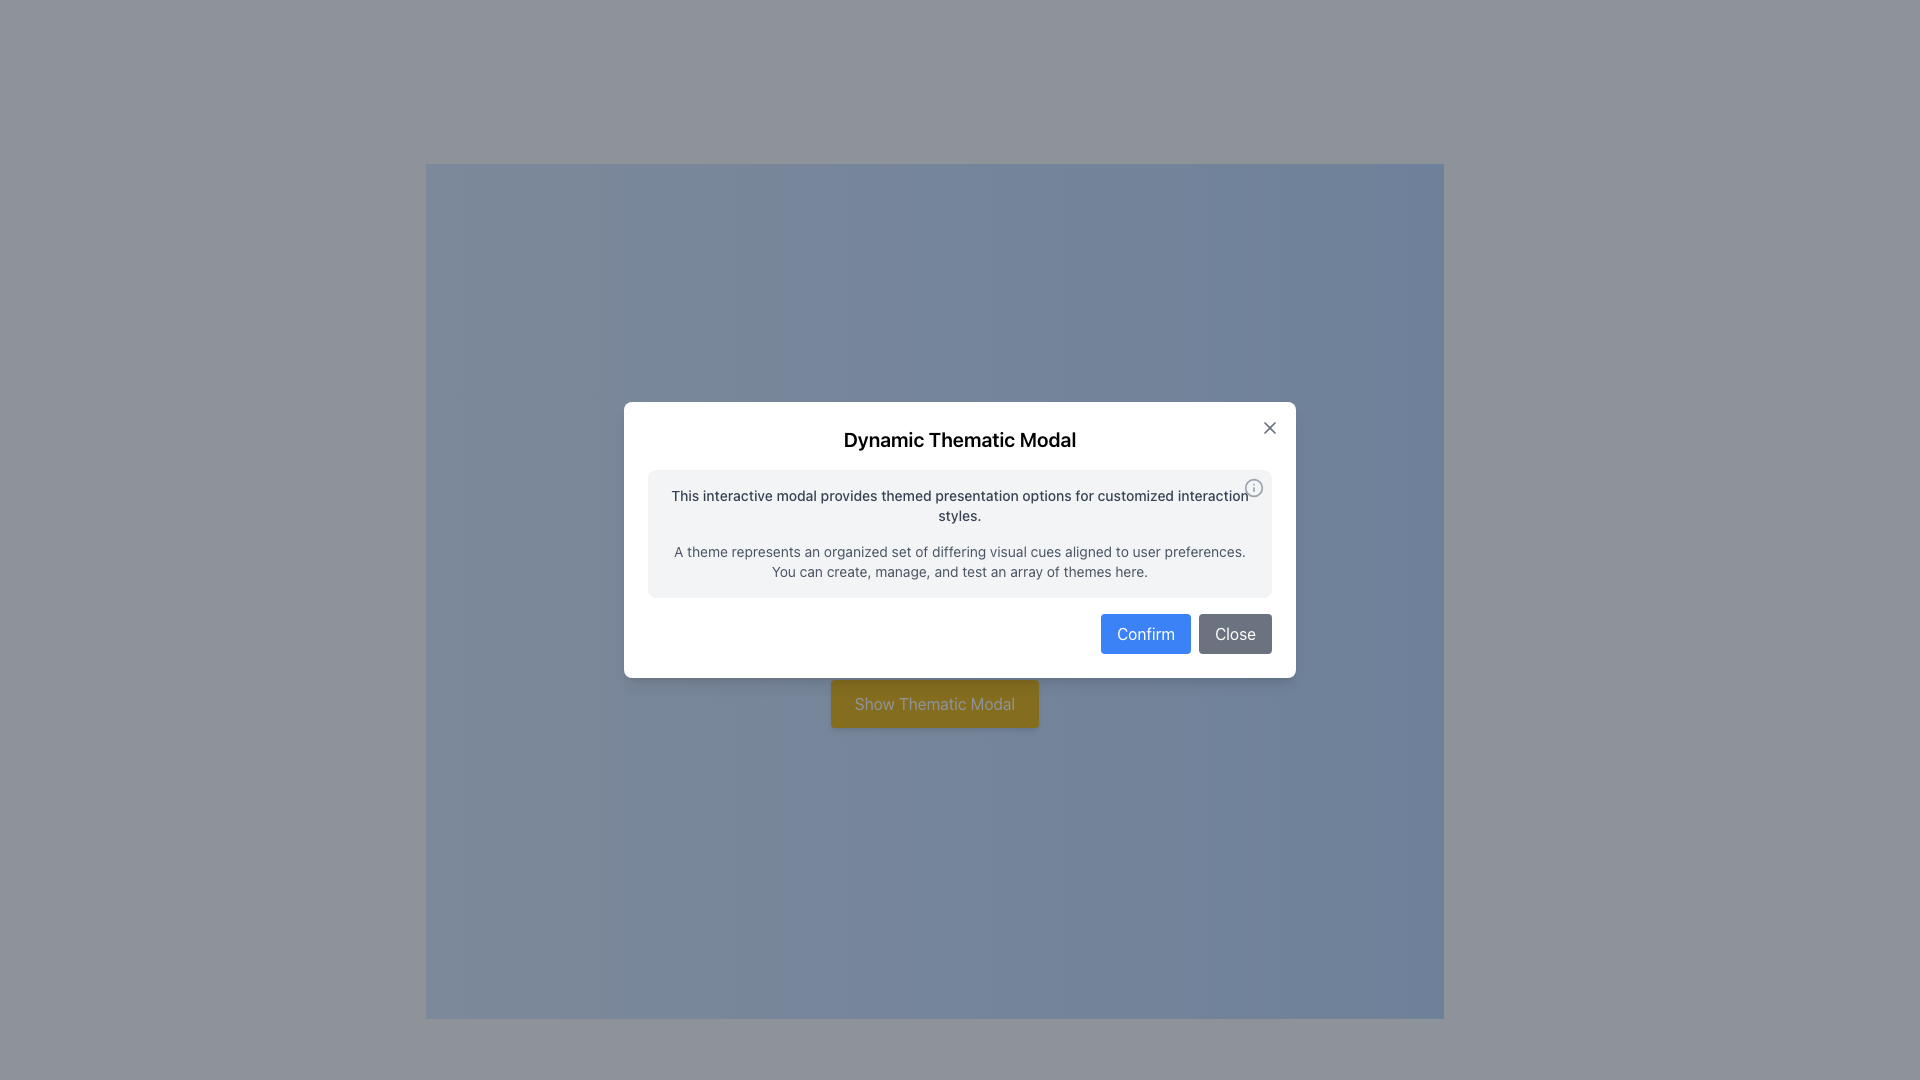  What do you see at coordinates (1252, 488) in the screenshot?
I see `the circular gray icon button in the top-right corner of the modal box` at bounding box center [1252, 488].